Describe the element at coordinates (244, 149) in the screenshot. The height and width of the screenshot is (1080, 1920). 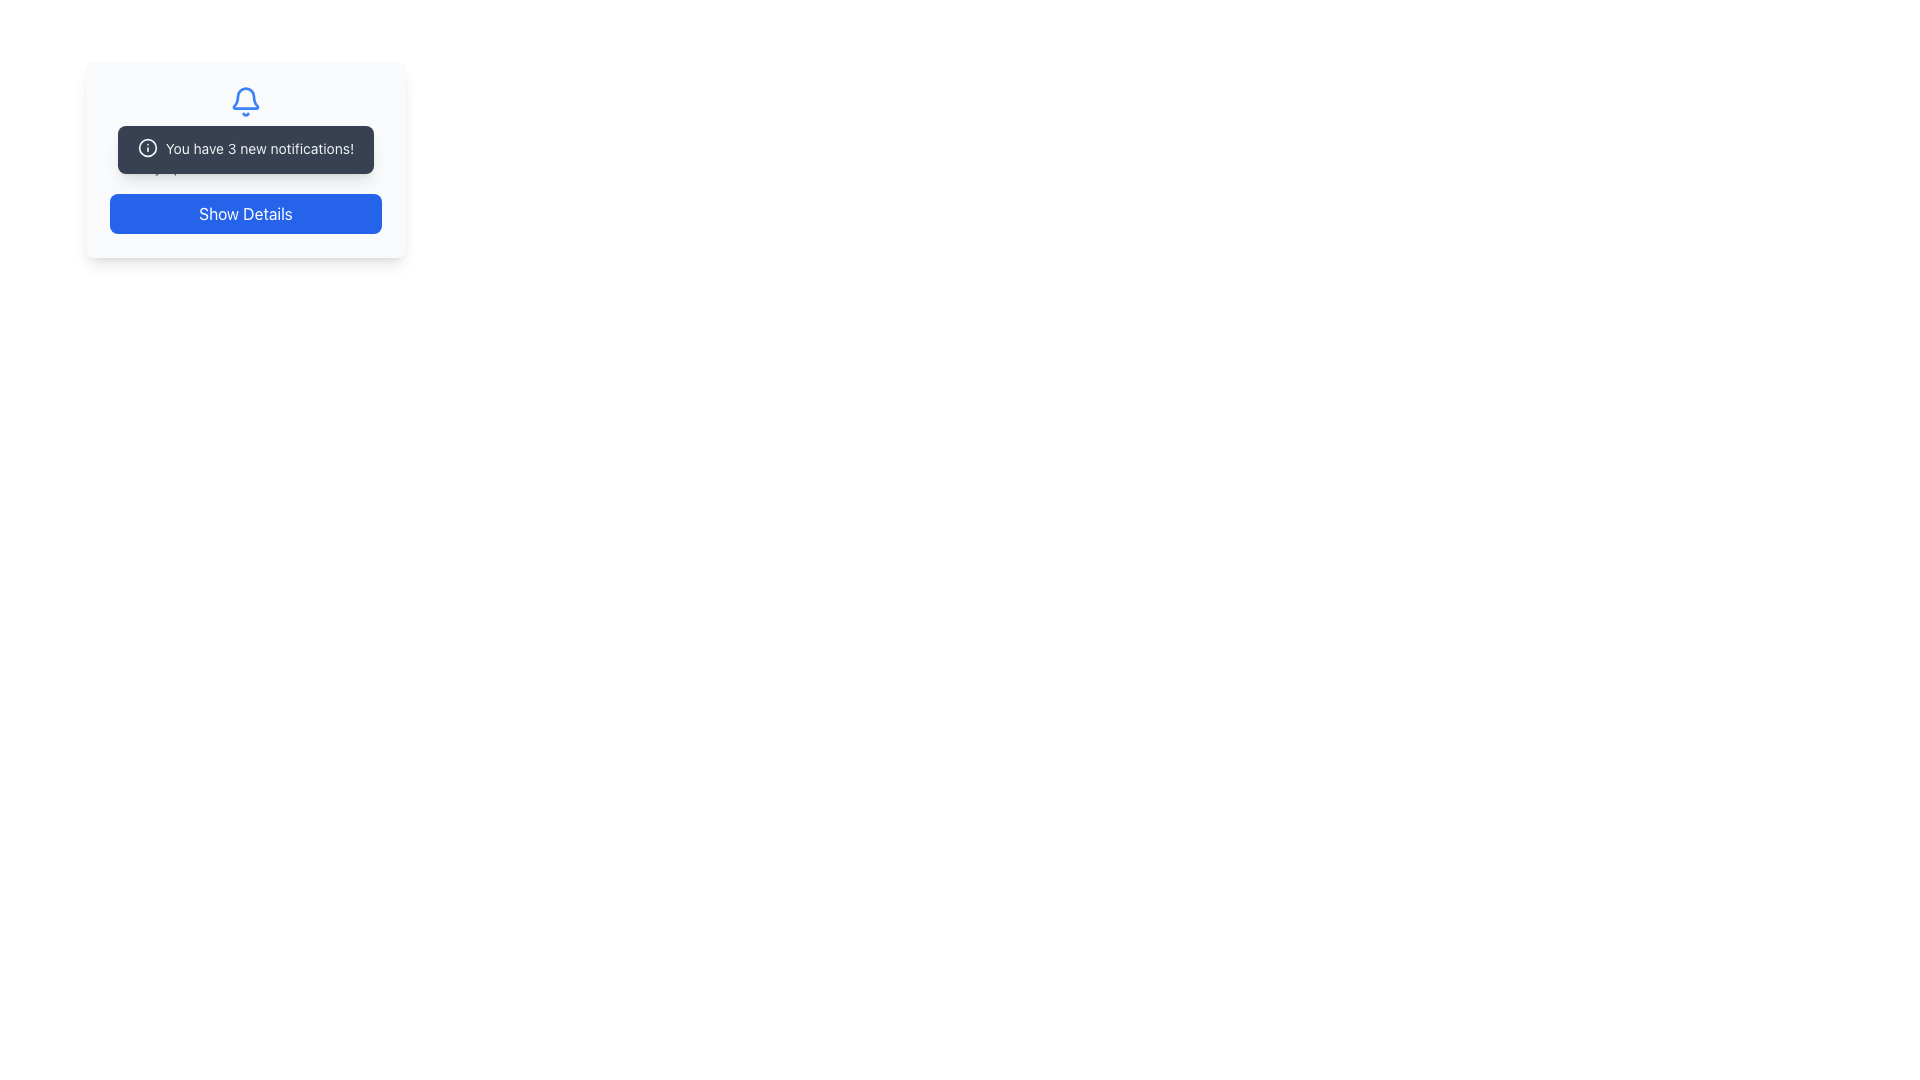
I see `the informational message box displaying 'You have 3 new notifications!' which is styled with rounded corners and a shadow effect` at that location.